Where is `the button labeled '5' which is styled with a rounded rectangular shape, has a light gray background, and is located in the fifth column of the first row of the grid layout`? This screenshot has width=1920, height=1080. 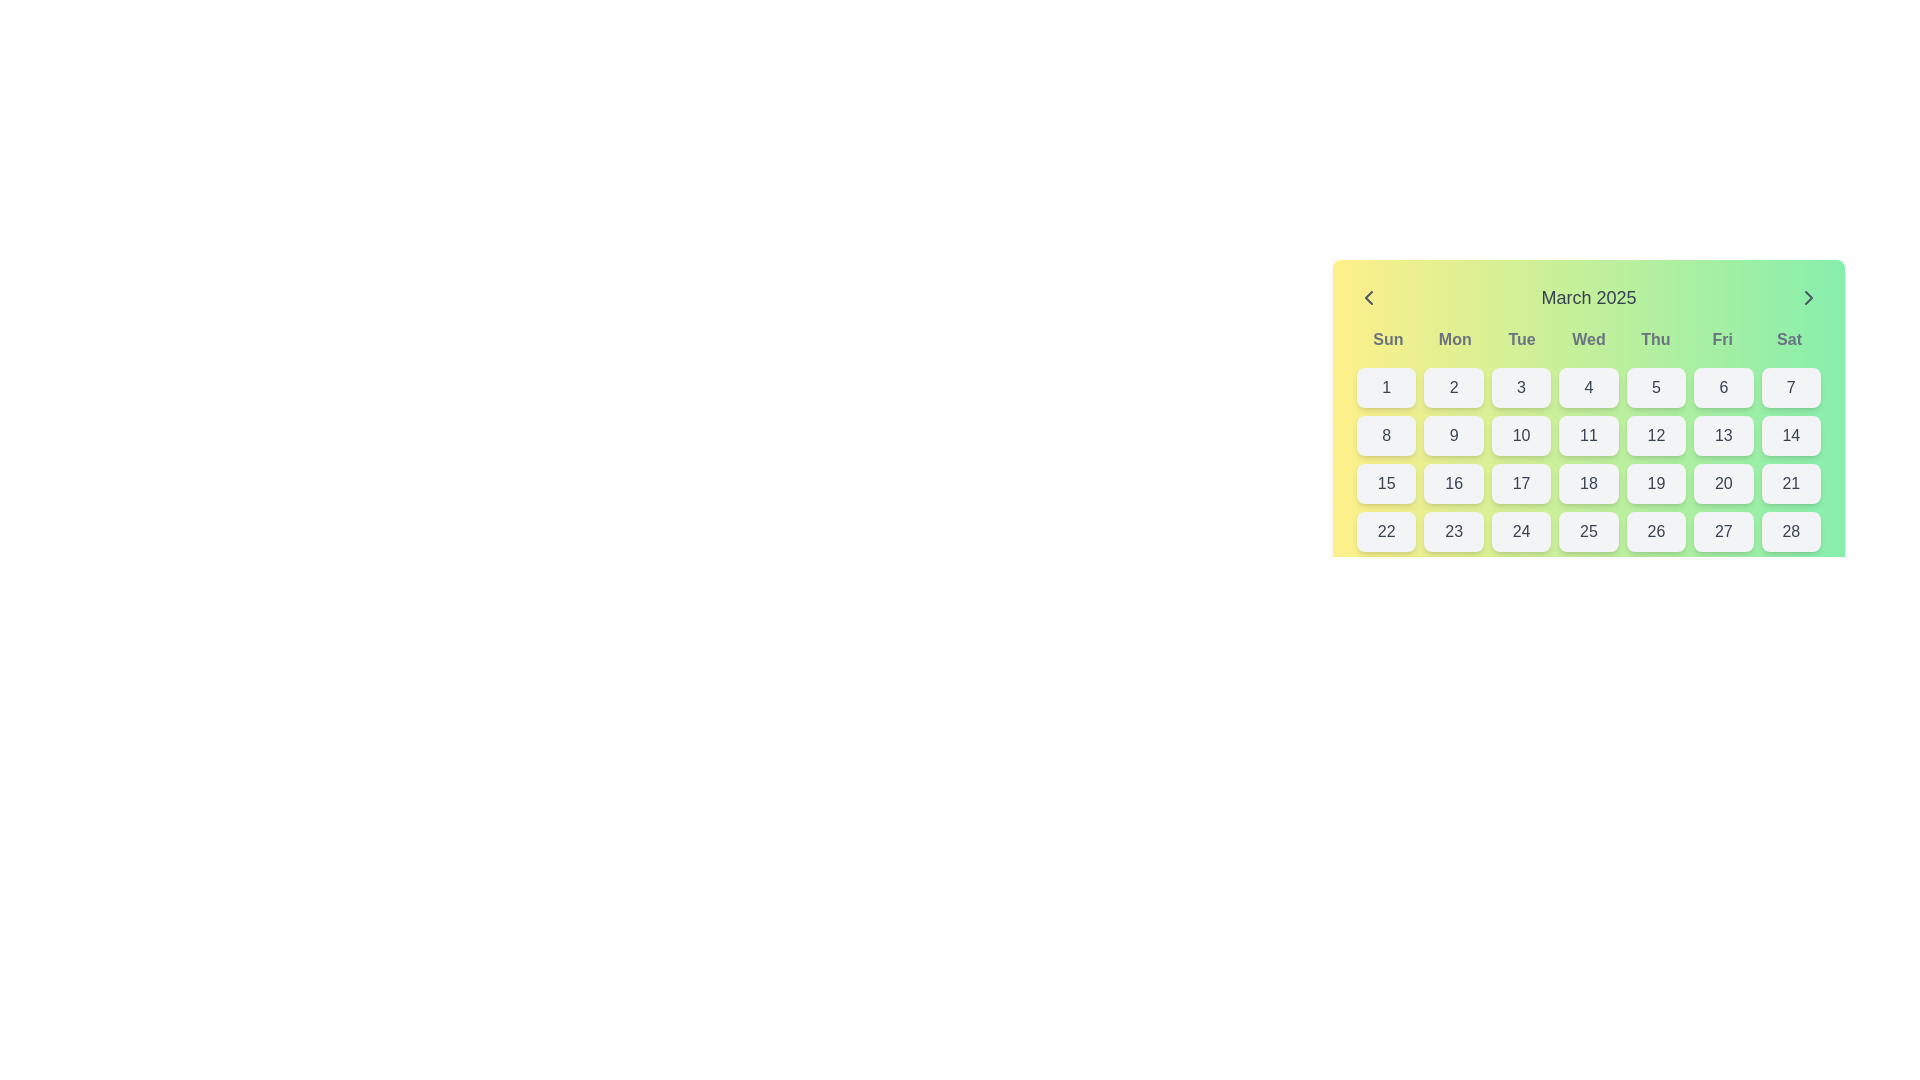 the button labeled '5' which is styled with a rounded rectangular shape, has a light gray background, and is located in the fifth column of the first row of the grid layout is located at coordinates (1656, 388).